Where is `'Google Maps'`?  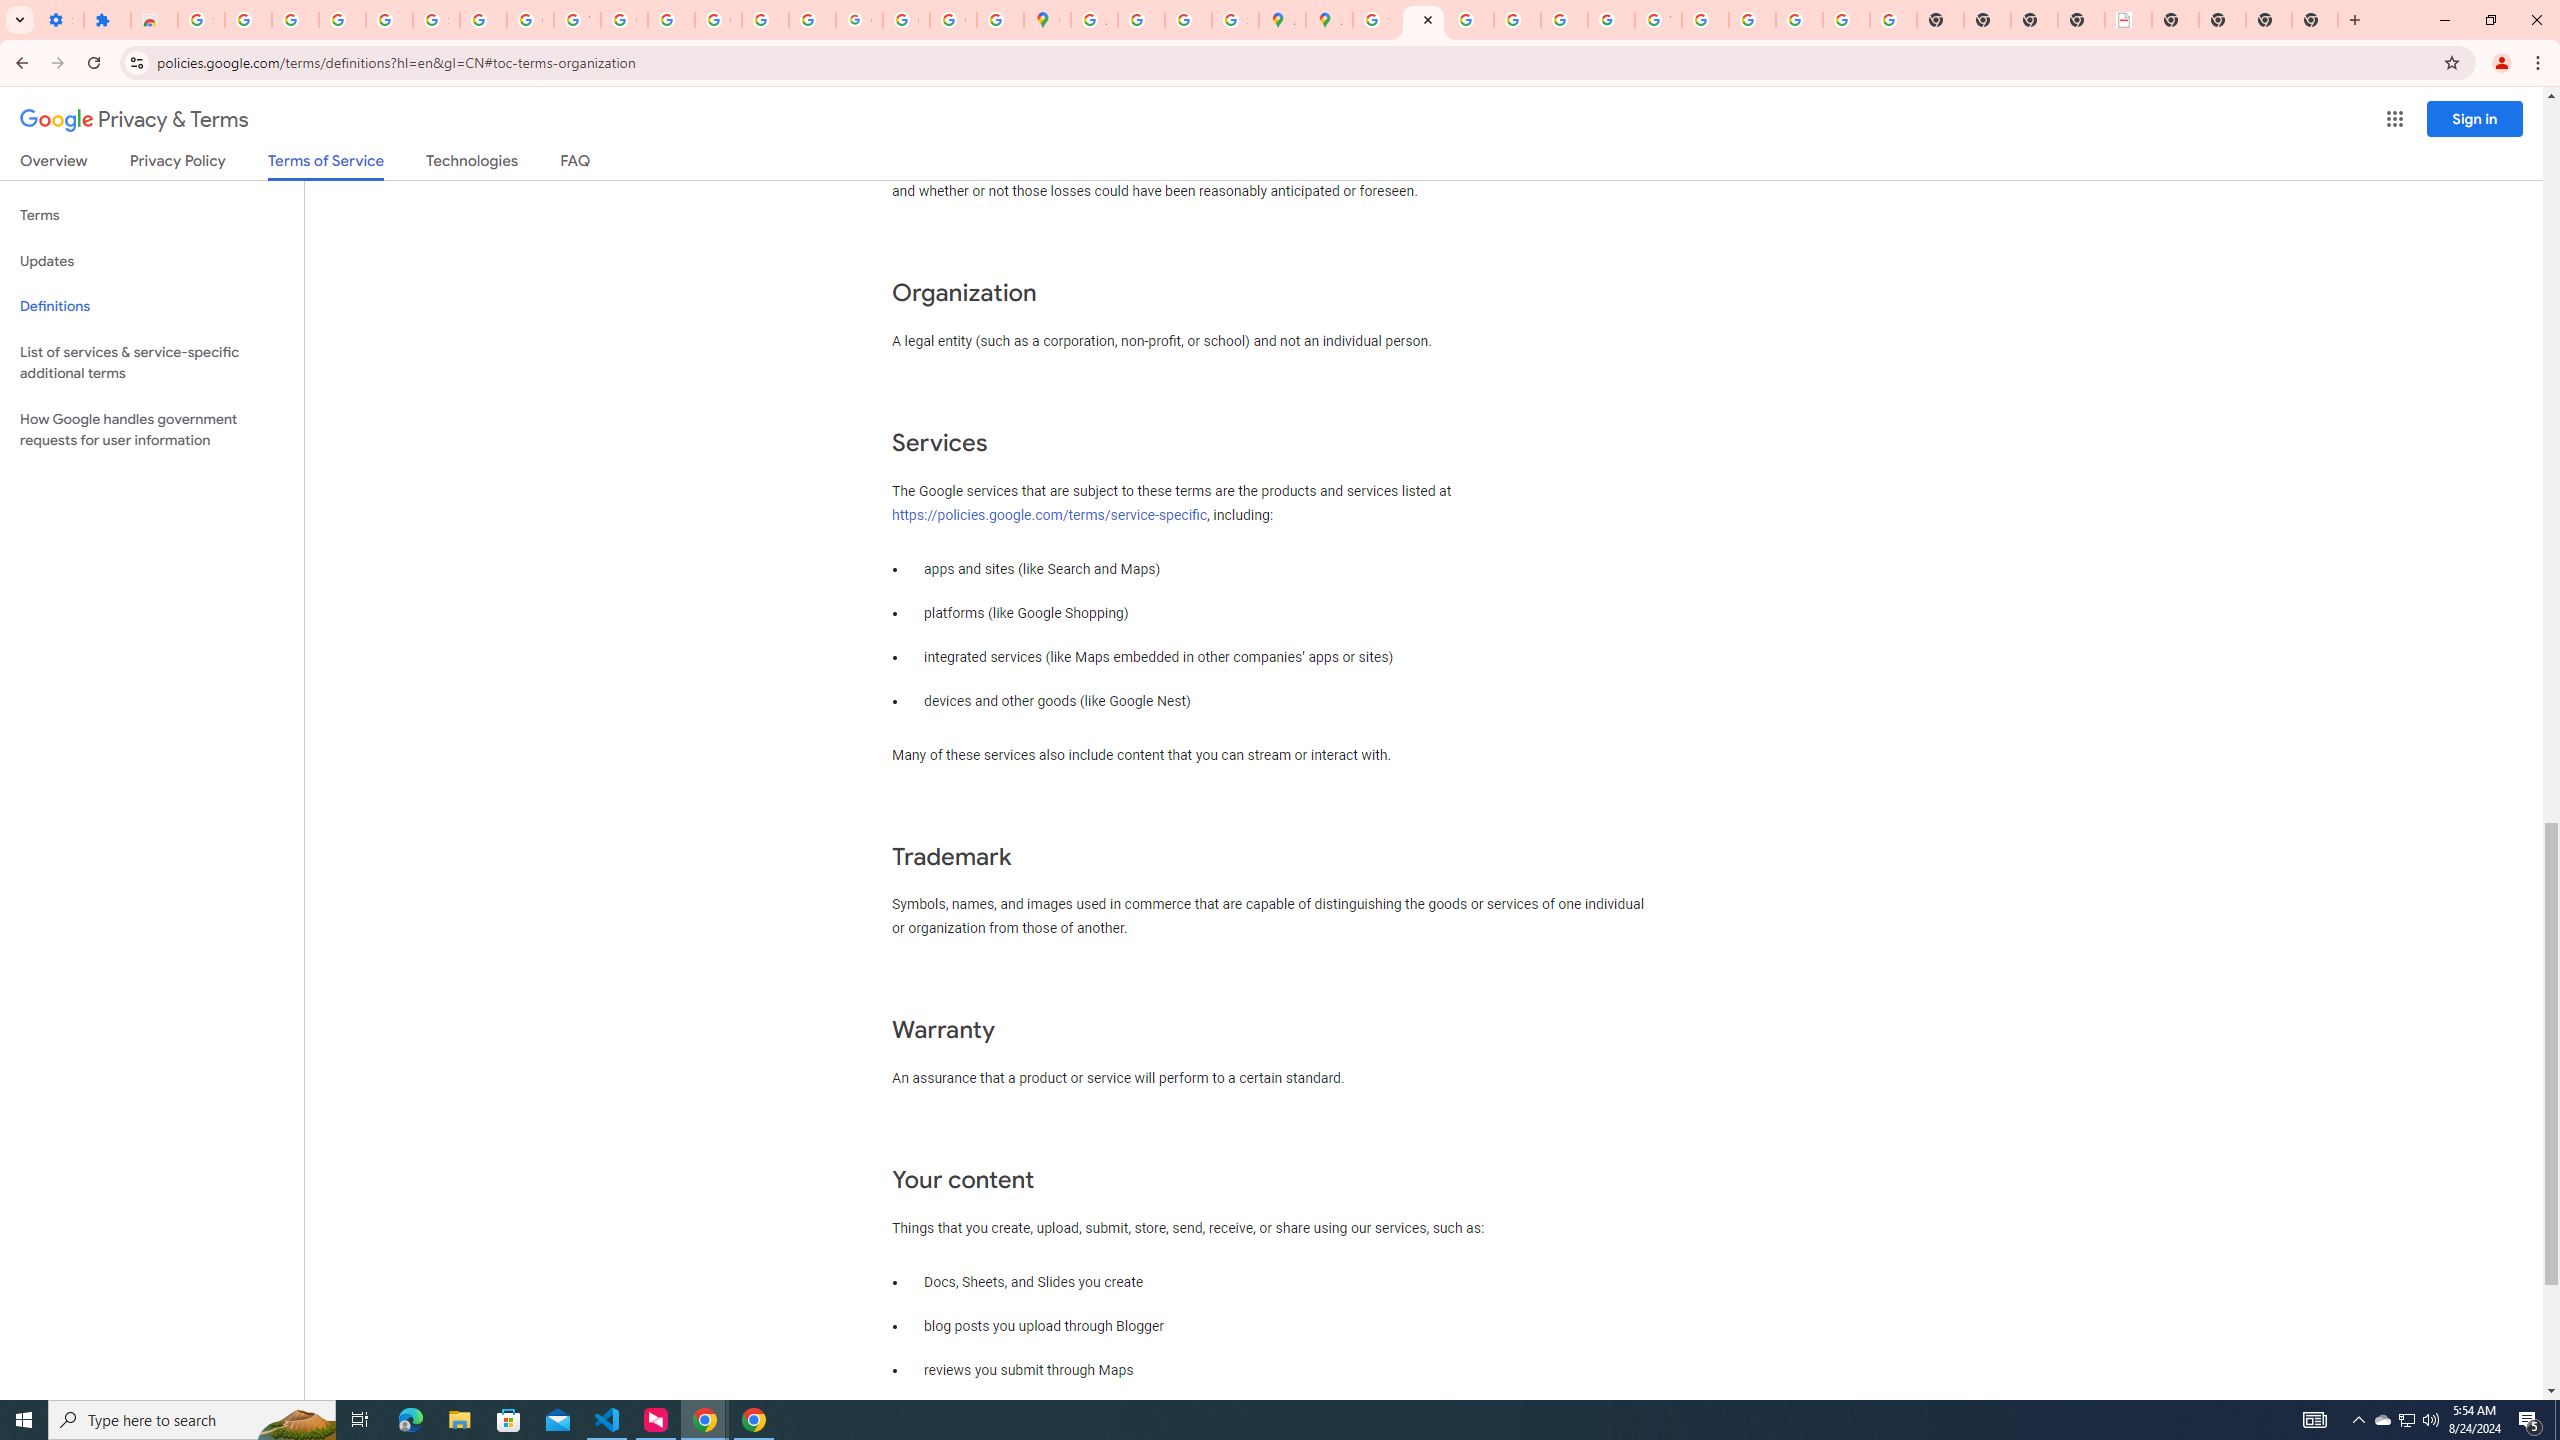
'Google Maps' is located at coordinates (1047, 19).